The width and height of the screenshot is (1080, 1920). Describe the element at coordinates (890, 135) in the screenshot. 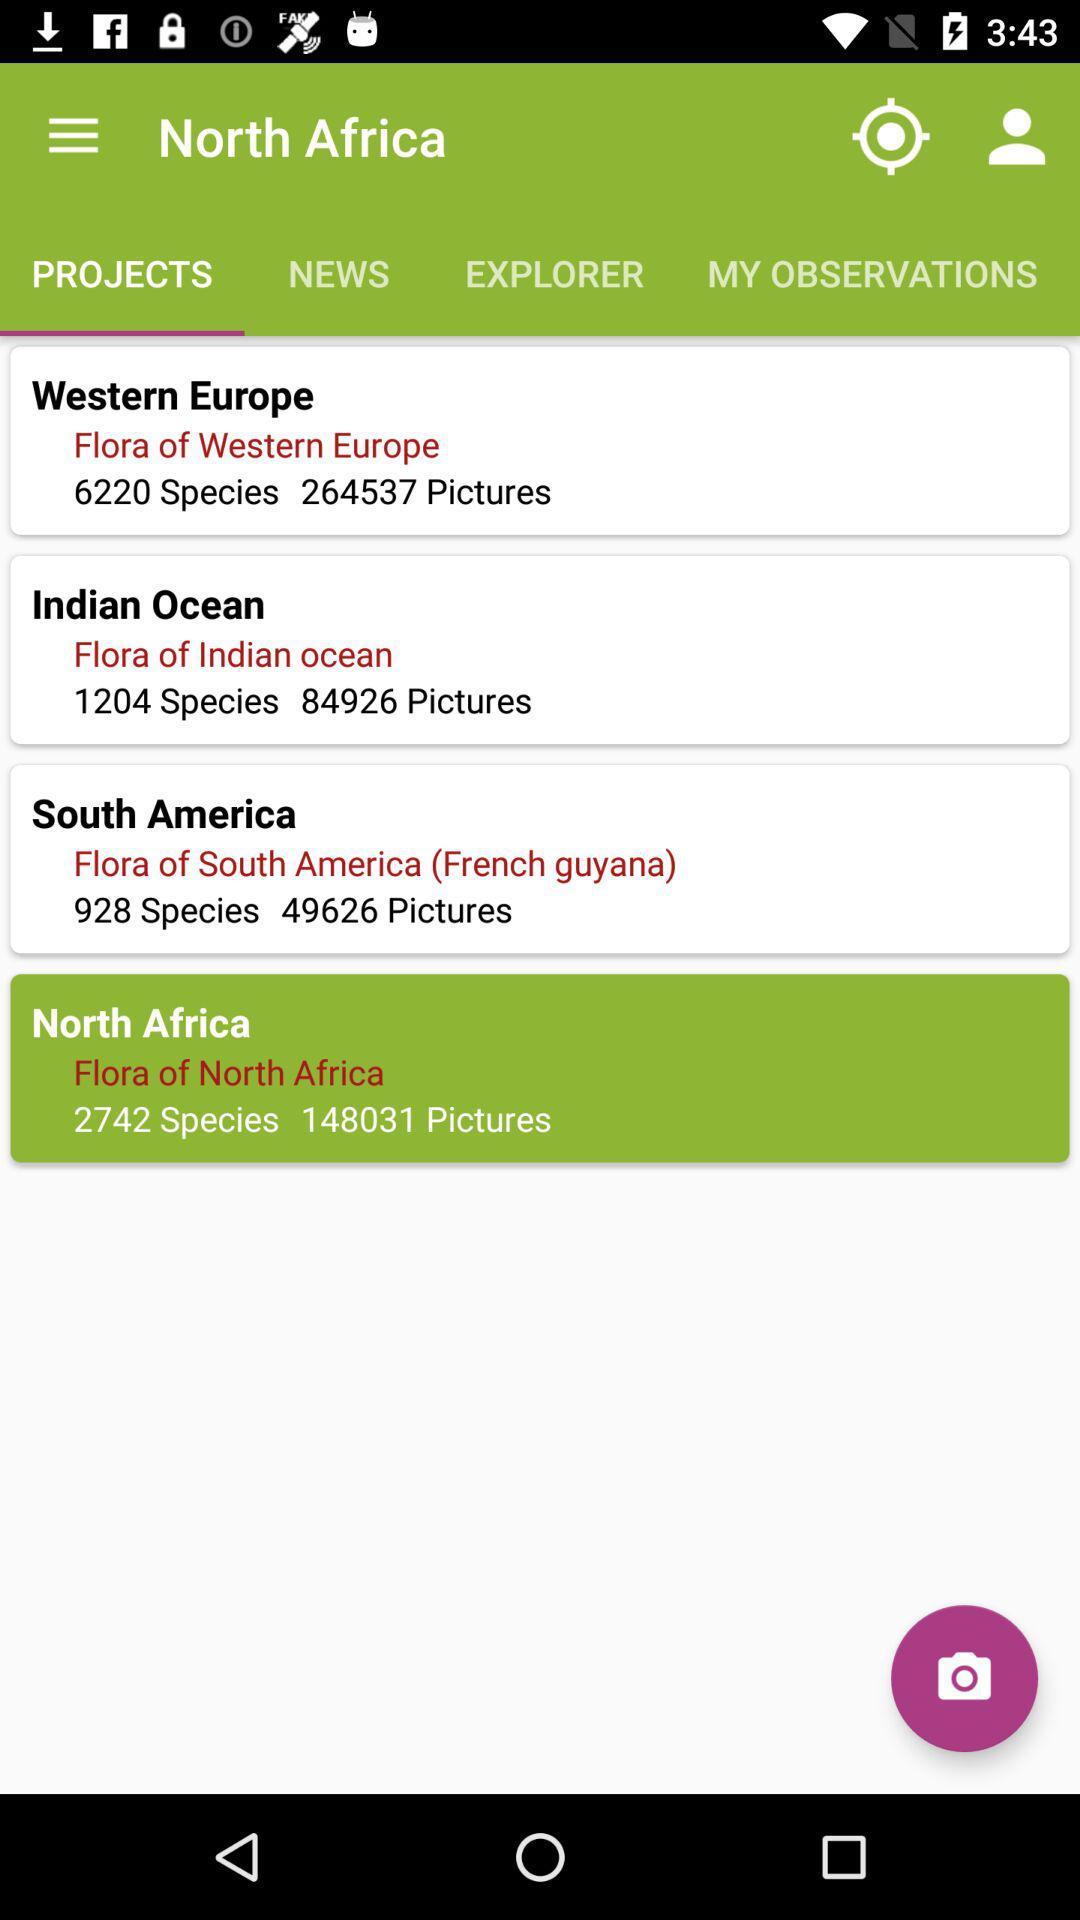

I see `the app to the right of the north africa` at that location.